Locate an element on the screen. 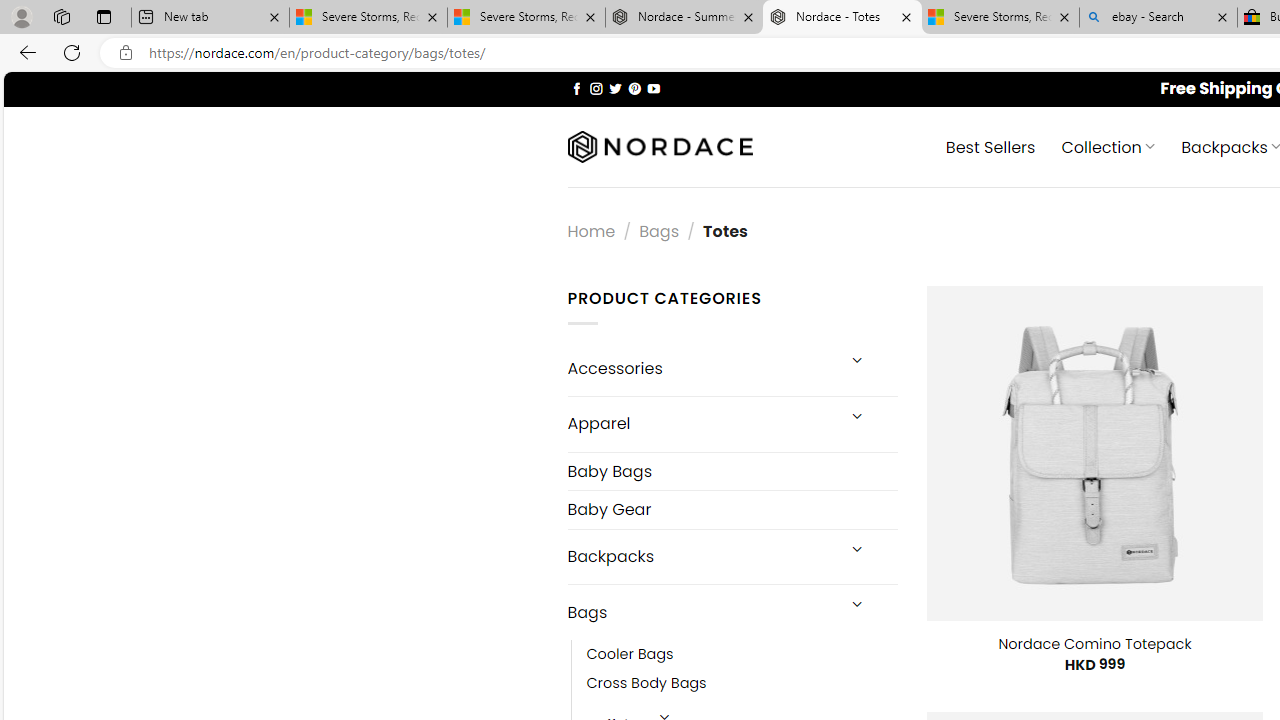 Image resolution: width=1280 pixels, height=720 pixels. 'Nordace - Summer Adventures 2024' is located at coordinates (684, 17).